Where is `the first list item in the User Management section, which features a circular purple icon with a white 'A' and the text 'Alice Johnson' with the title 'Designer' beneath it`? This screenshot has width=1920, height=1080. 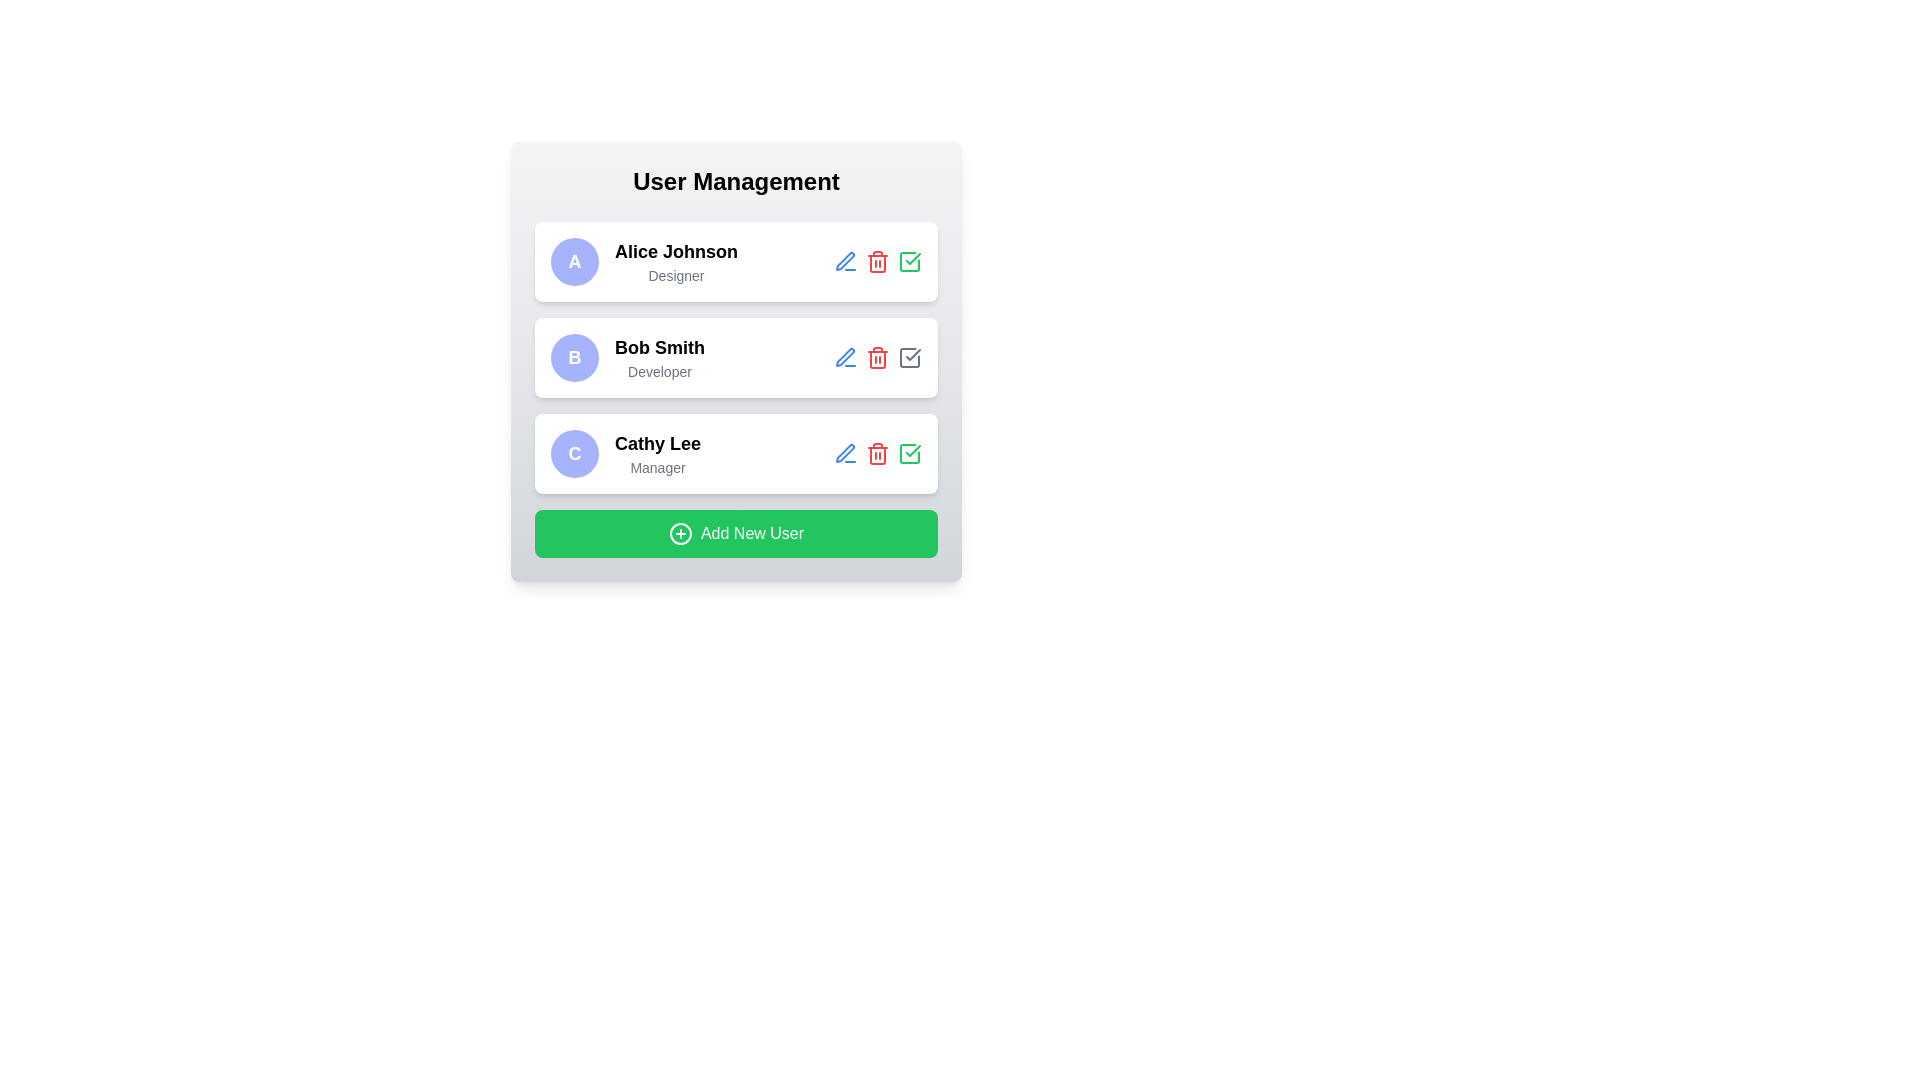 the first list item in the User Management section, which features a circular purple icon with a white 'A' and the text 'Alice Johnson' with the title 'Designer' beneath it is located at coordinates (644, 261).